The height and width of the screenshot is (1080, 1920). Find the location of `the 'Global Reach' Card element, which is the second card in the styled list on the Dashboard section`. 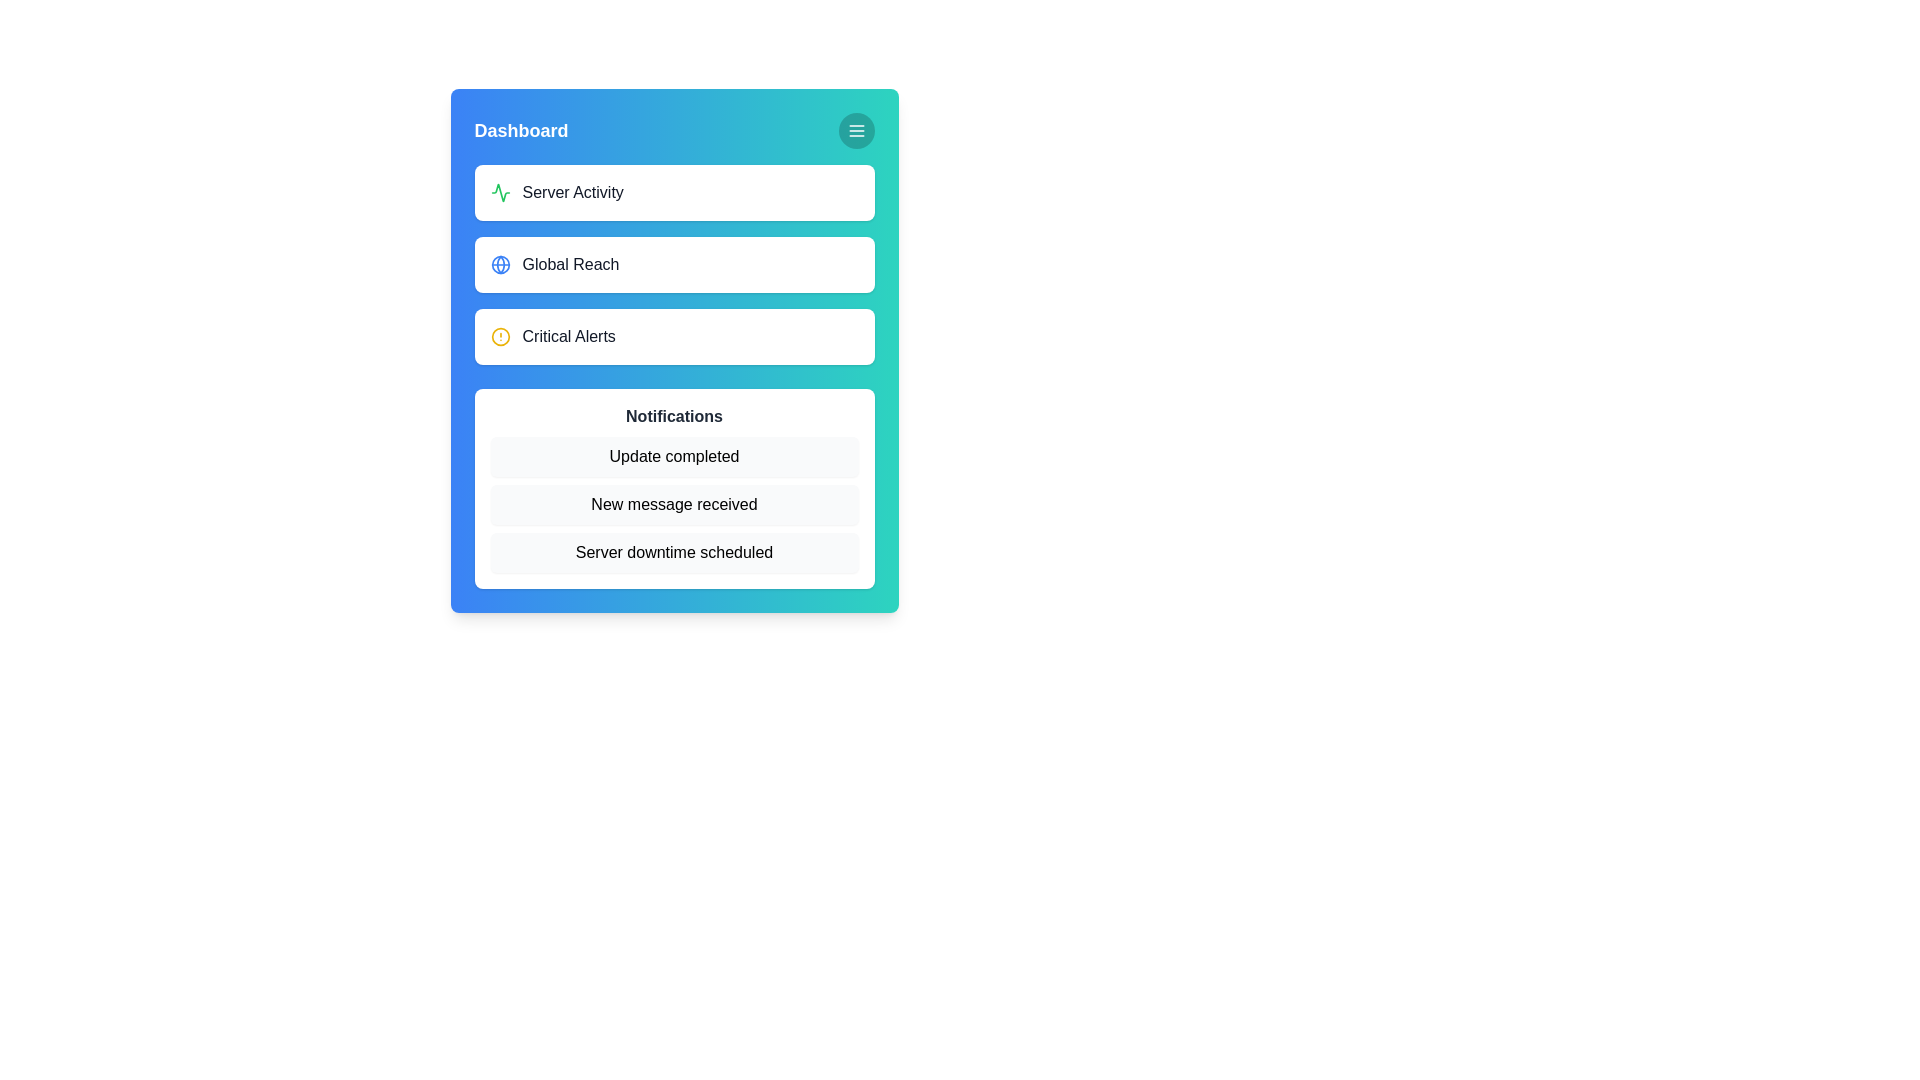

the 'Global Reach' Card element, which is the second card in the styled list on the Dashboard section is located at coordinates (674, 264).